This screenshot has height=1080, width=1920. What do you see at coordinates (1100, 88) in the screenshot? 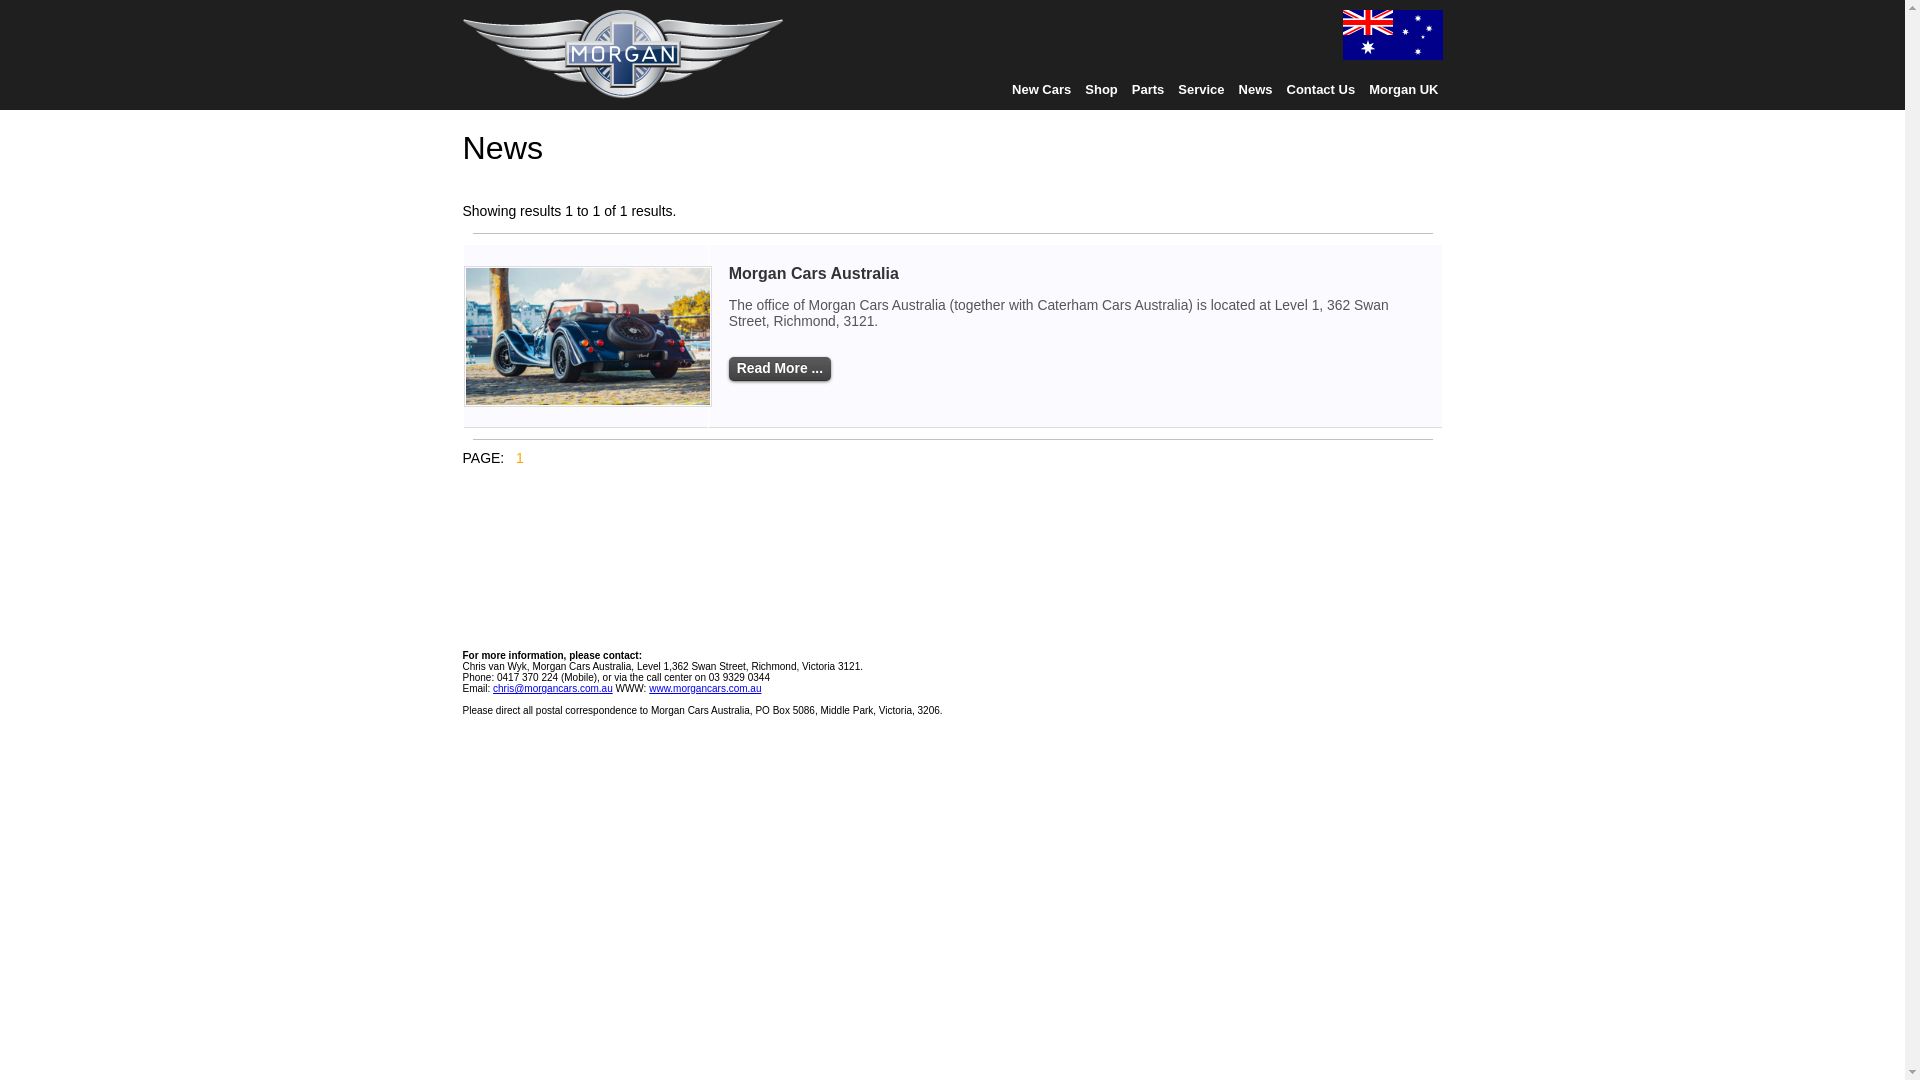
I see `'Shop'` at bounding box center [1100, 88].